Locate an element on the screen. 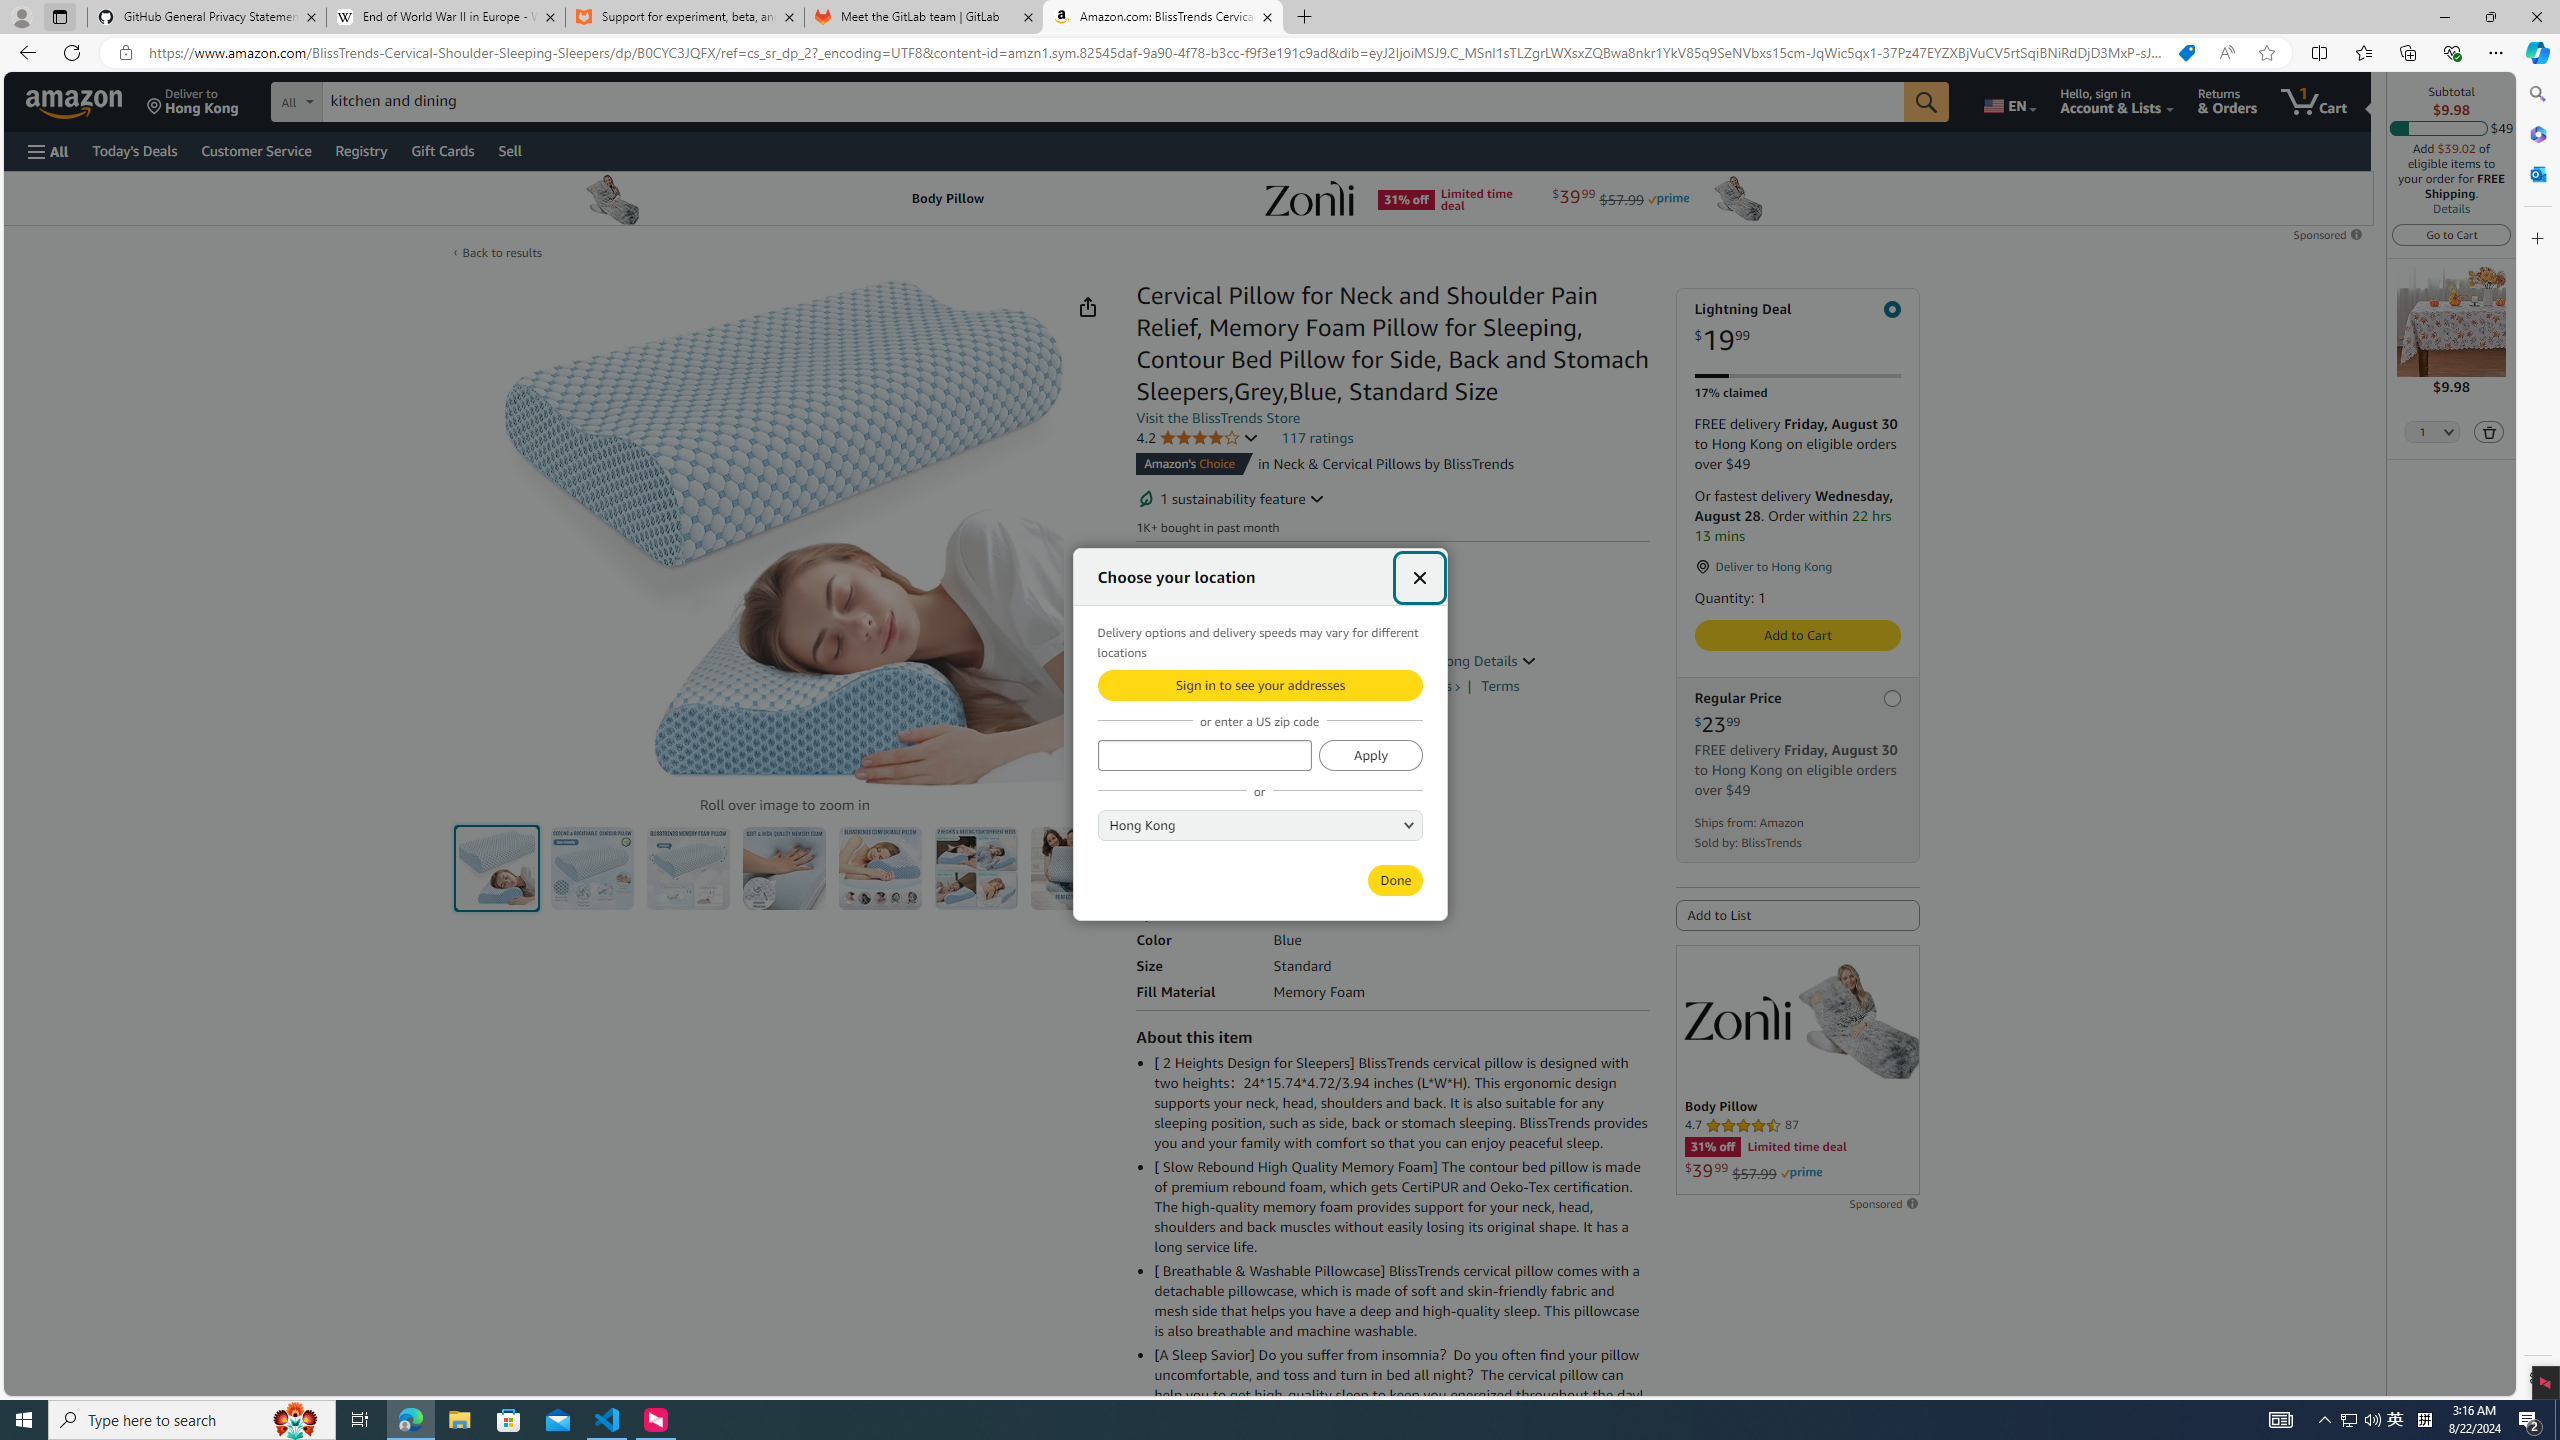 This screenshot has height=1440, width=2560. '4.2 4.2 out of 5 stars' is located at coordinates (1198, 436).